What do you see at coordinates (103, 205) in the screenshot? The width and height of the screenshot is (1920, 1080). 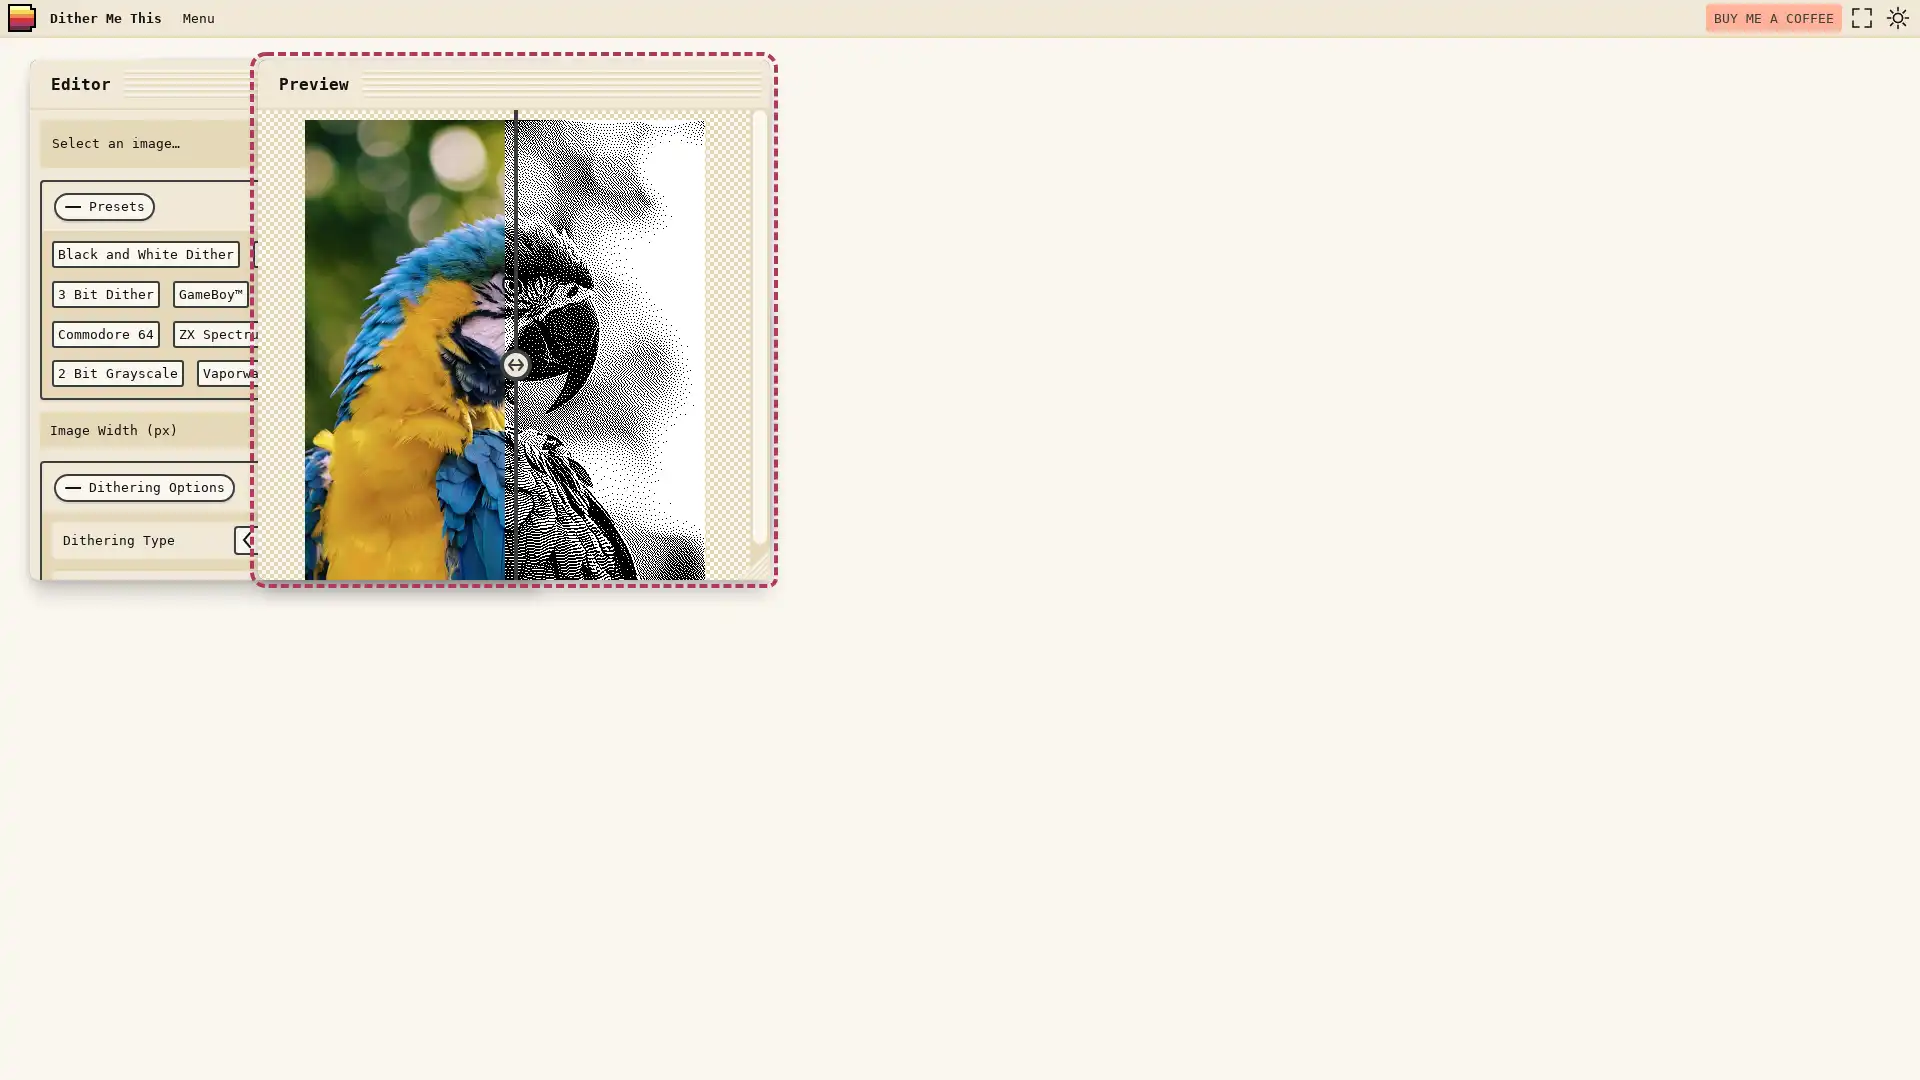 I see `Presets` at bounding box center [103, 205].